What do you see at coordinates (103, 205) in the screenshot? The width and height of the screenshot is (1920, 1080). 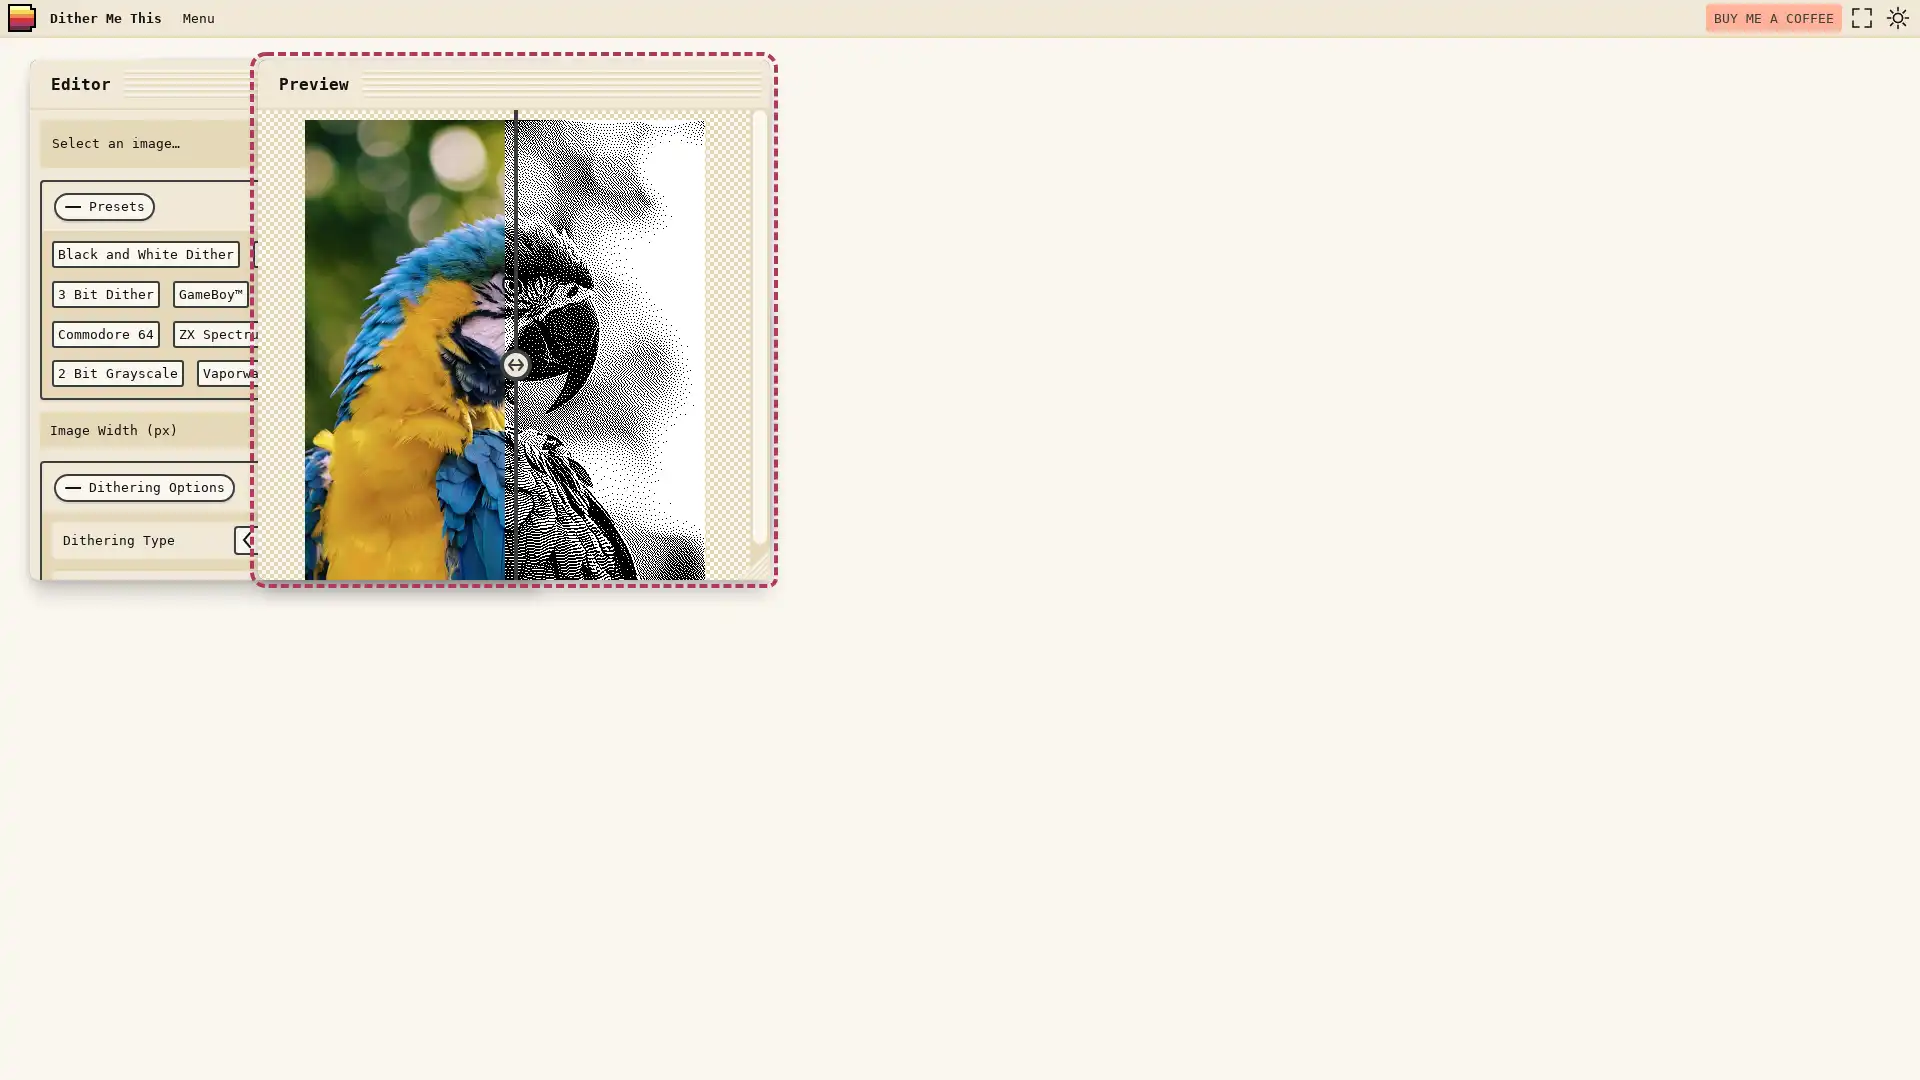 I see `Presets` at bounding box center [103, 205].